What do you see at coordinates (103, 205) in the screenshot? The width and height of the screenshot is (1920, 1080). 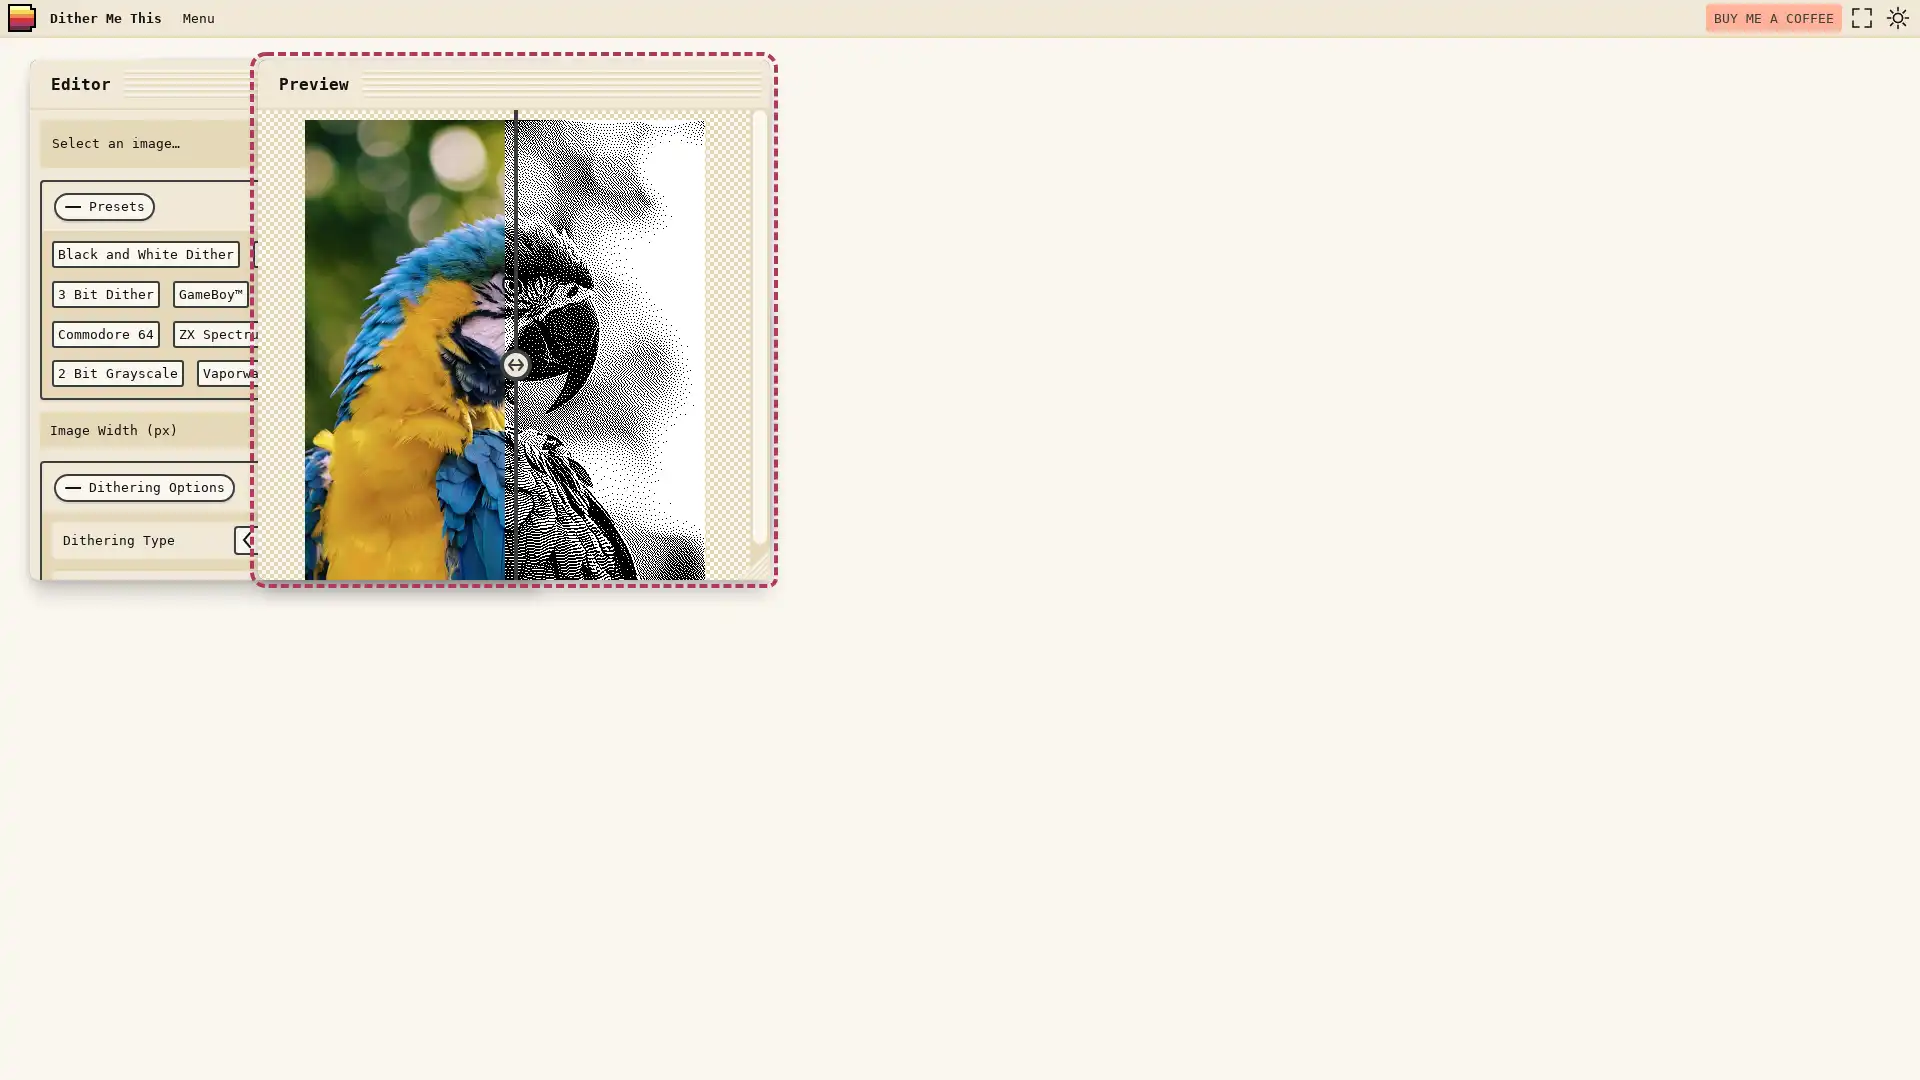 I see `Presets` at bounding box center [103, 205].